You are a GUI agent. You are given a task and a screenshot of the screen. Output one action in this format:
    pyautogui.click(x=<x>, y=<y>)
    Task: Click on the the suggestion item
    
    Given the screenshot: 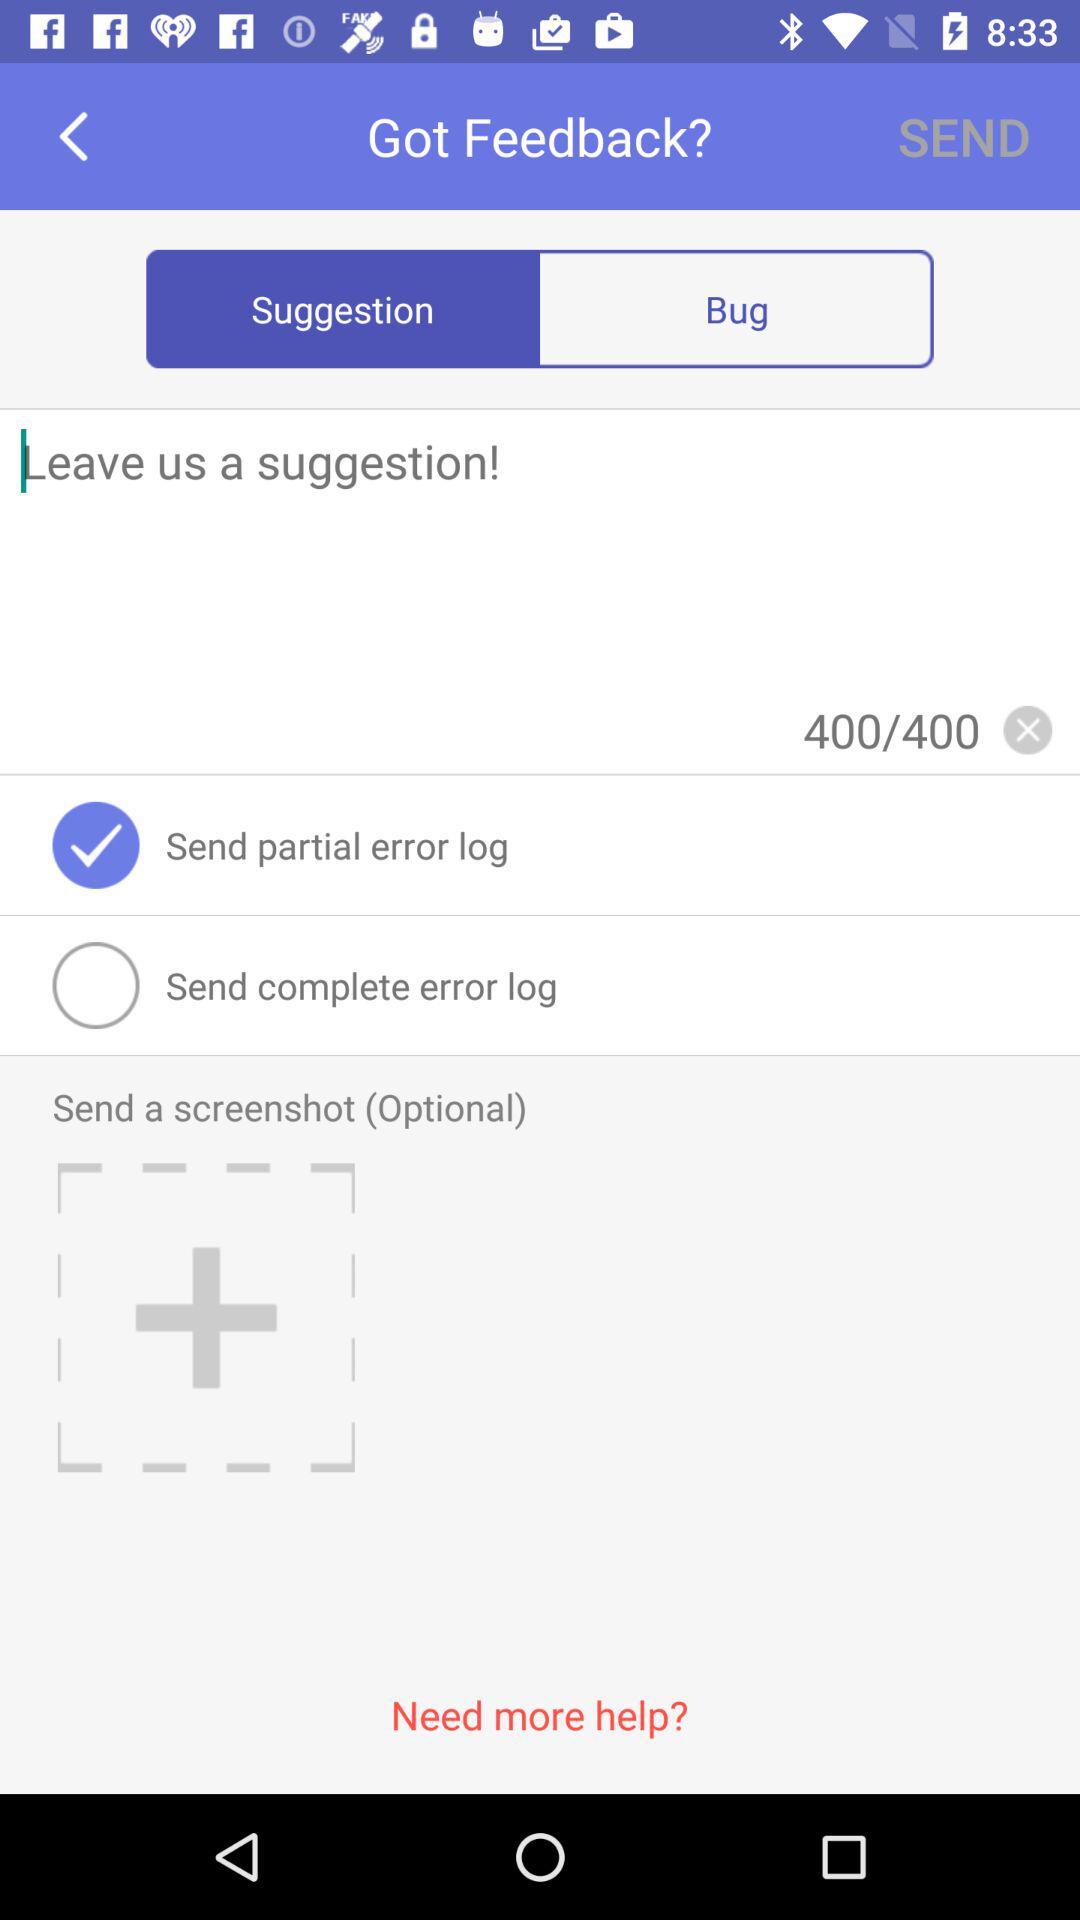 What is the action you would take?
    pyautogui.click(x=342, y=307)
    